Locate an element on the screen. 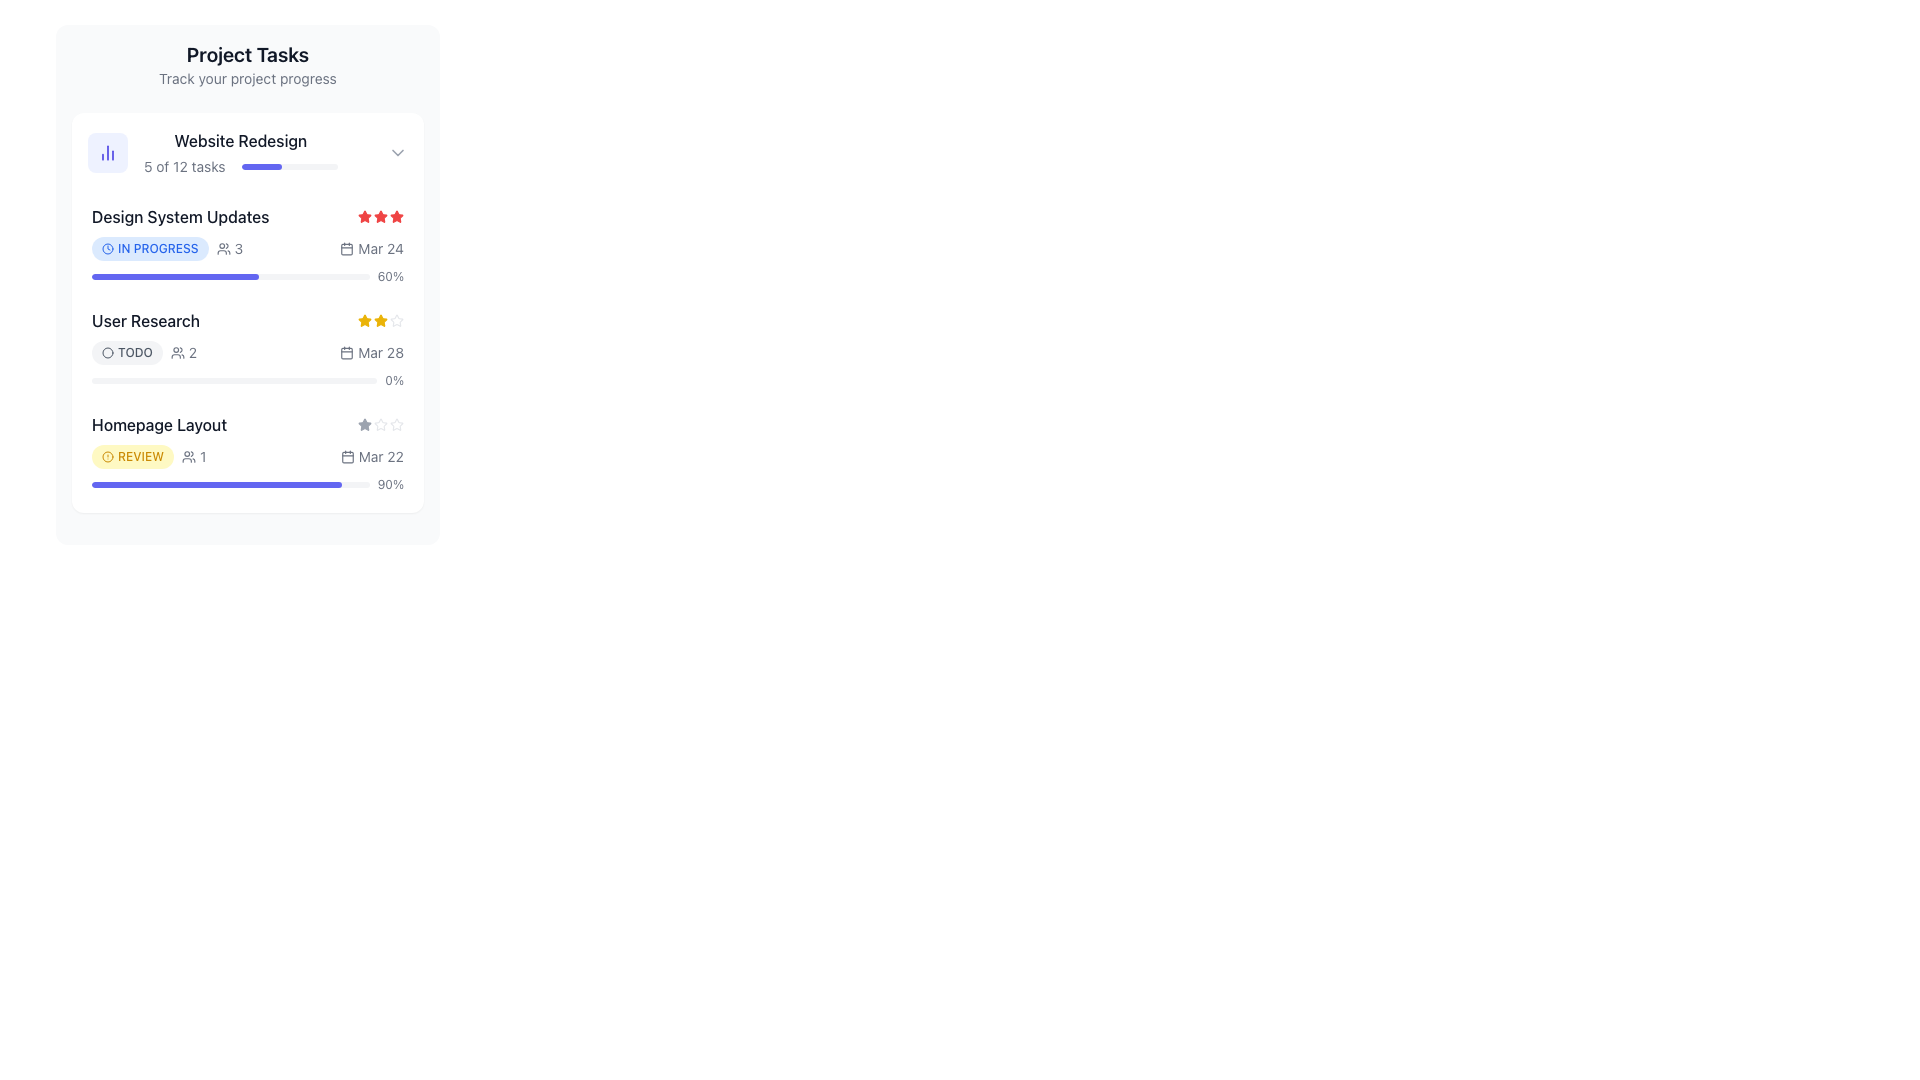  the progress bar indicating '60%' for the task 'Design System Updates' in the project task panel is located at coordinates (247, 277).